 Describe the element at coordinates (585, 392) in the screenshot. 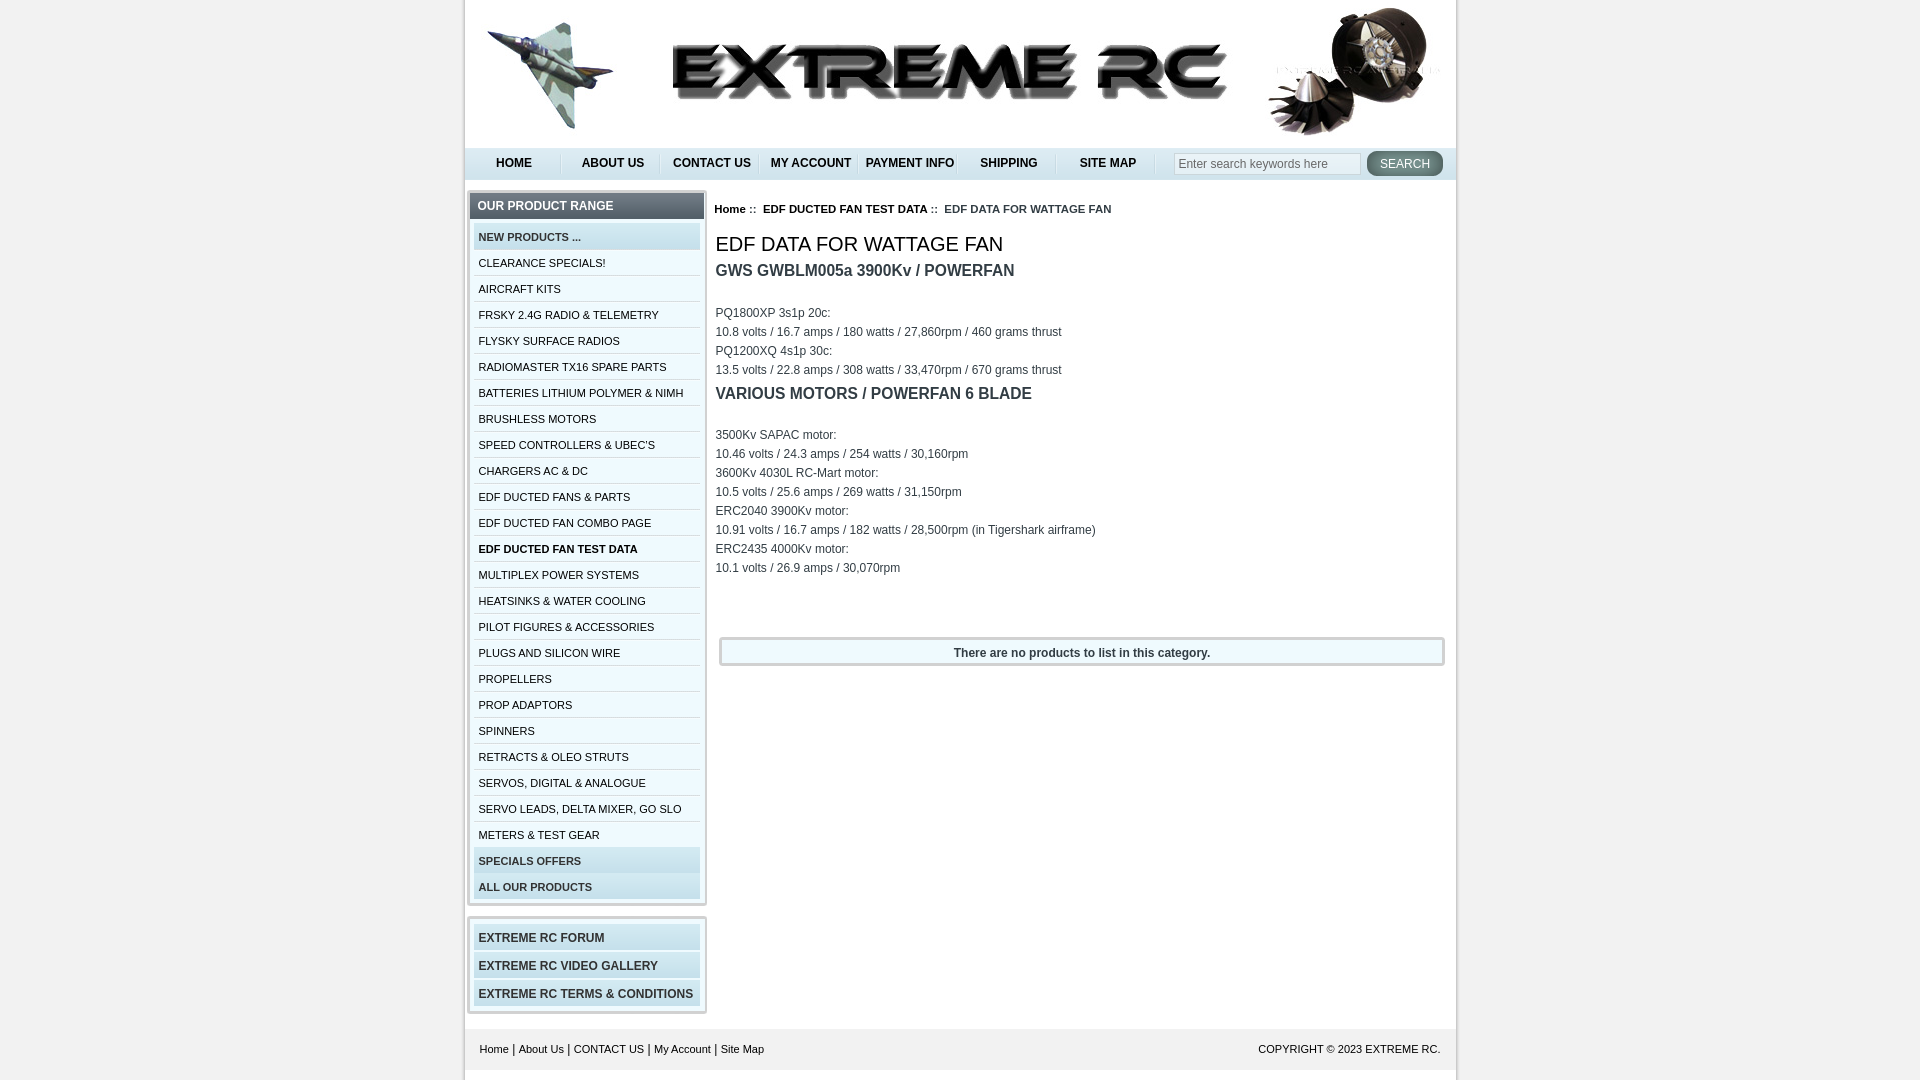

I see `'BATTERIES LITHIUM POLYMER & NIMH'` at that location.